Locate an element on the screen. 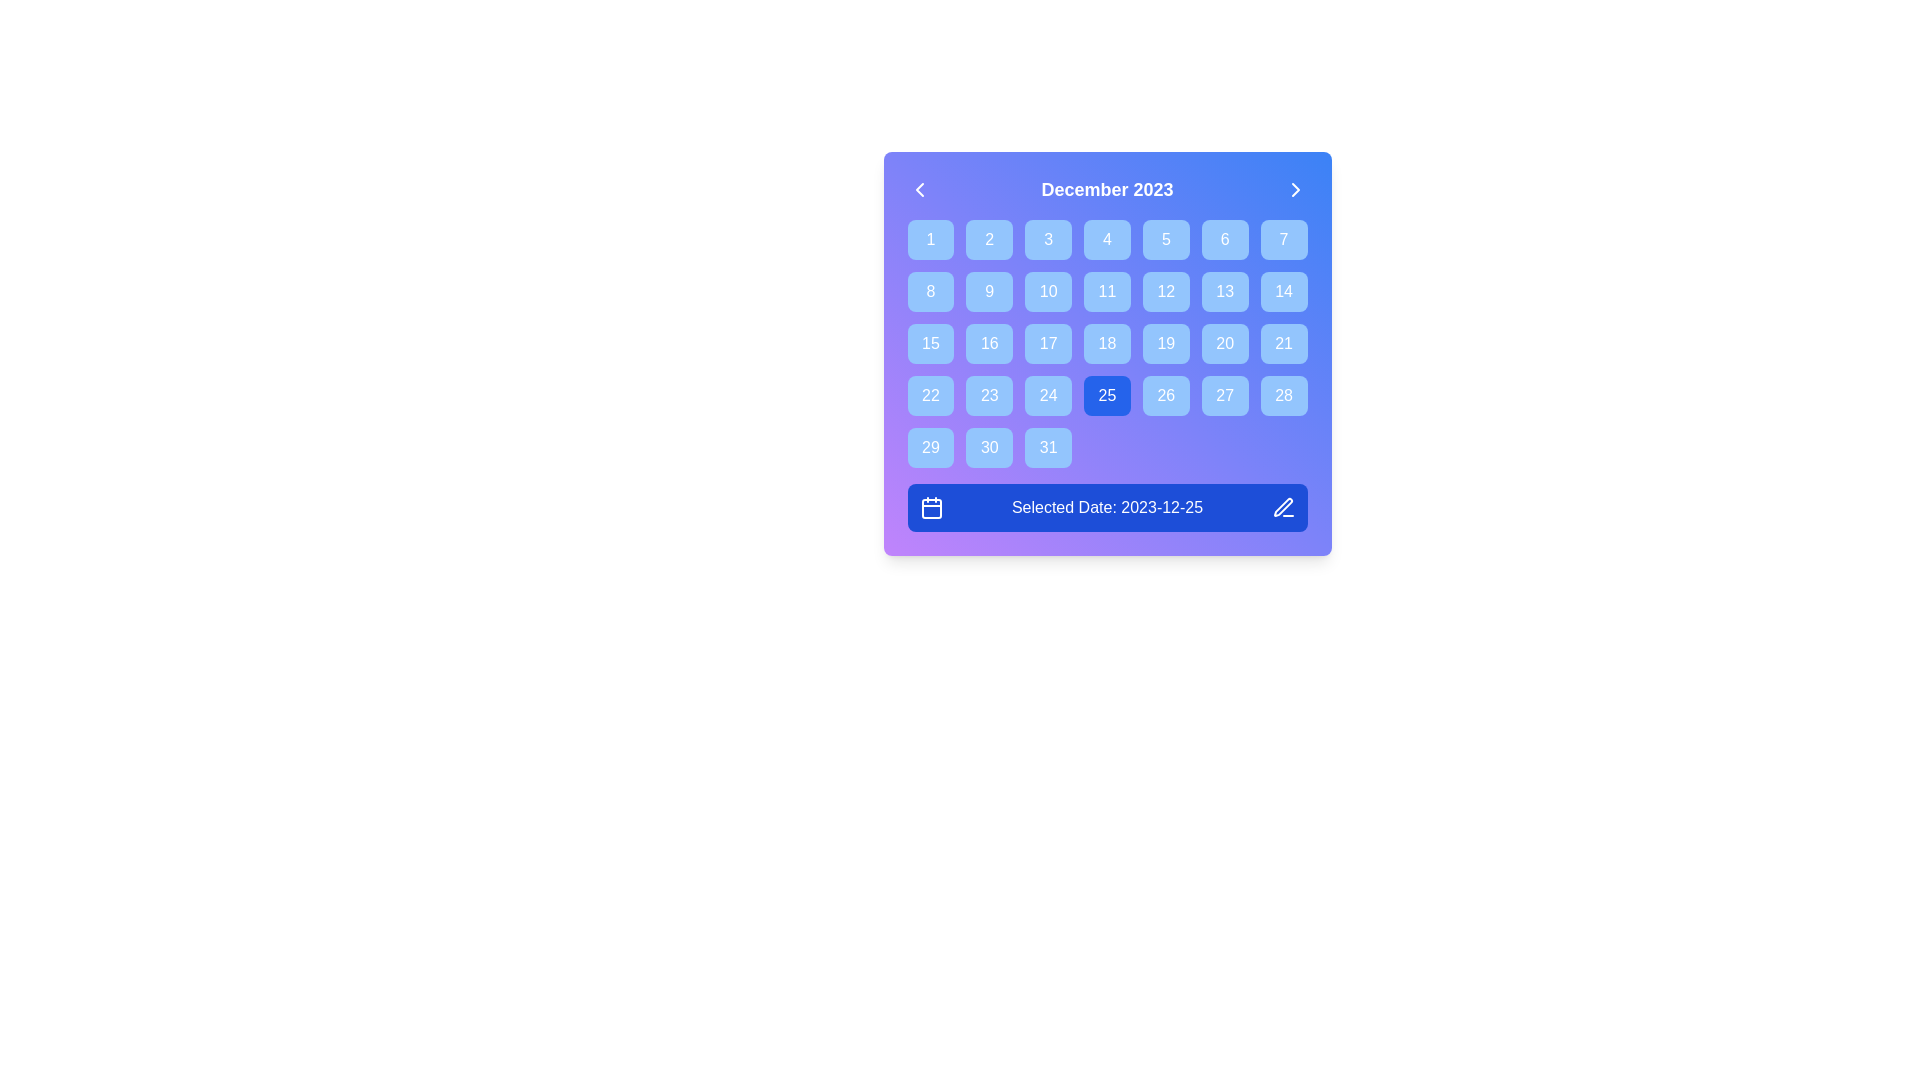 Image resolution: width=1920 pixels, height=1080 pixels. the rectangular light blue button with a centered white number '1' is located at coordinates (930, 238).